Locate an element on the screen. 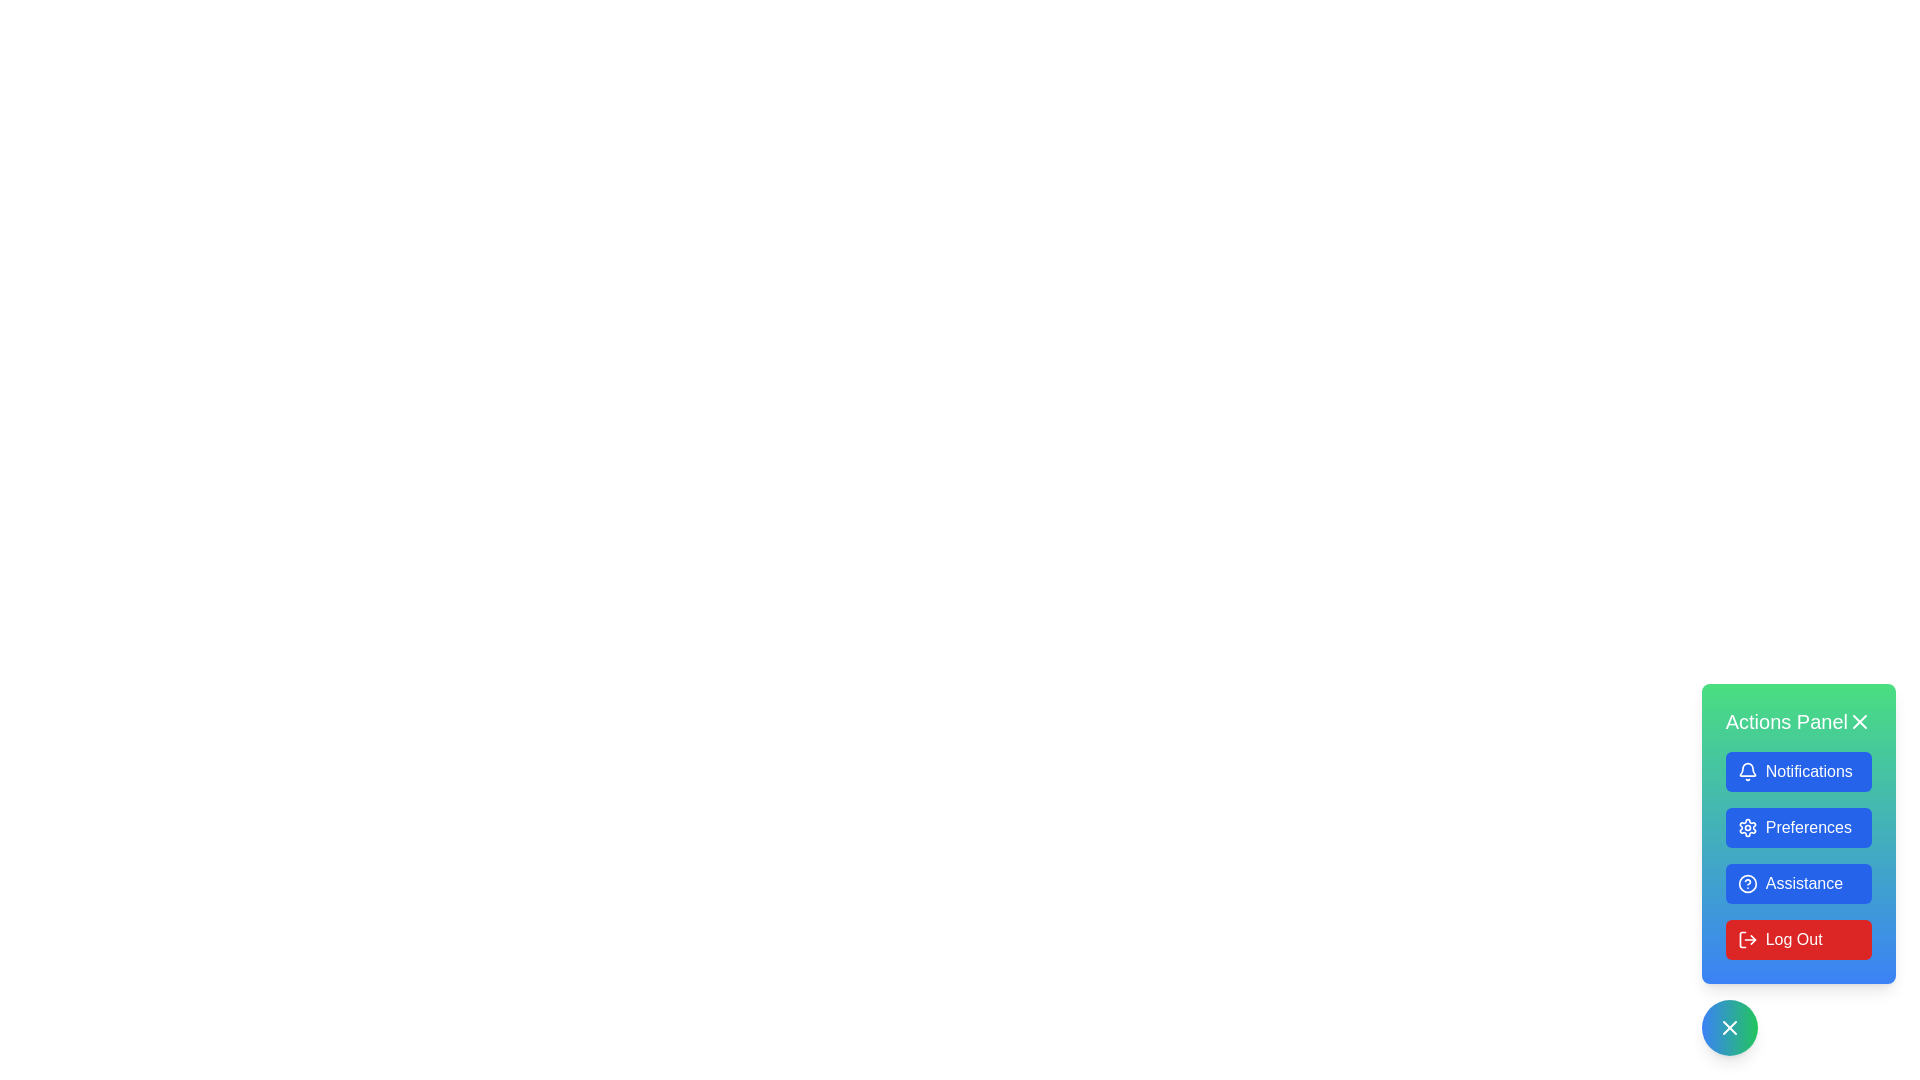 The width and height of the screenshot is (1920, 1080). the third button in the 'Actions Panel' section, located below 'Notifications' and above 'Assistance' is located at coordinates (1798, 828).